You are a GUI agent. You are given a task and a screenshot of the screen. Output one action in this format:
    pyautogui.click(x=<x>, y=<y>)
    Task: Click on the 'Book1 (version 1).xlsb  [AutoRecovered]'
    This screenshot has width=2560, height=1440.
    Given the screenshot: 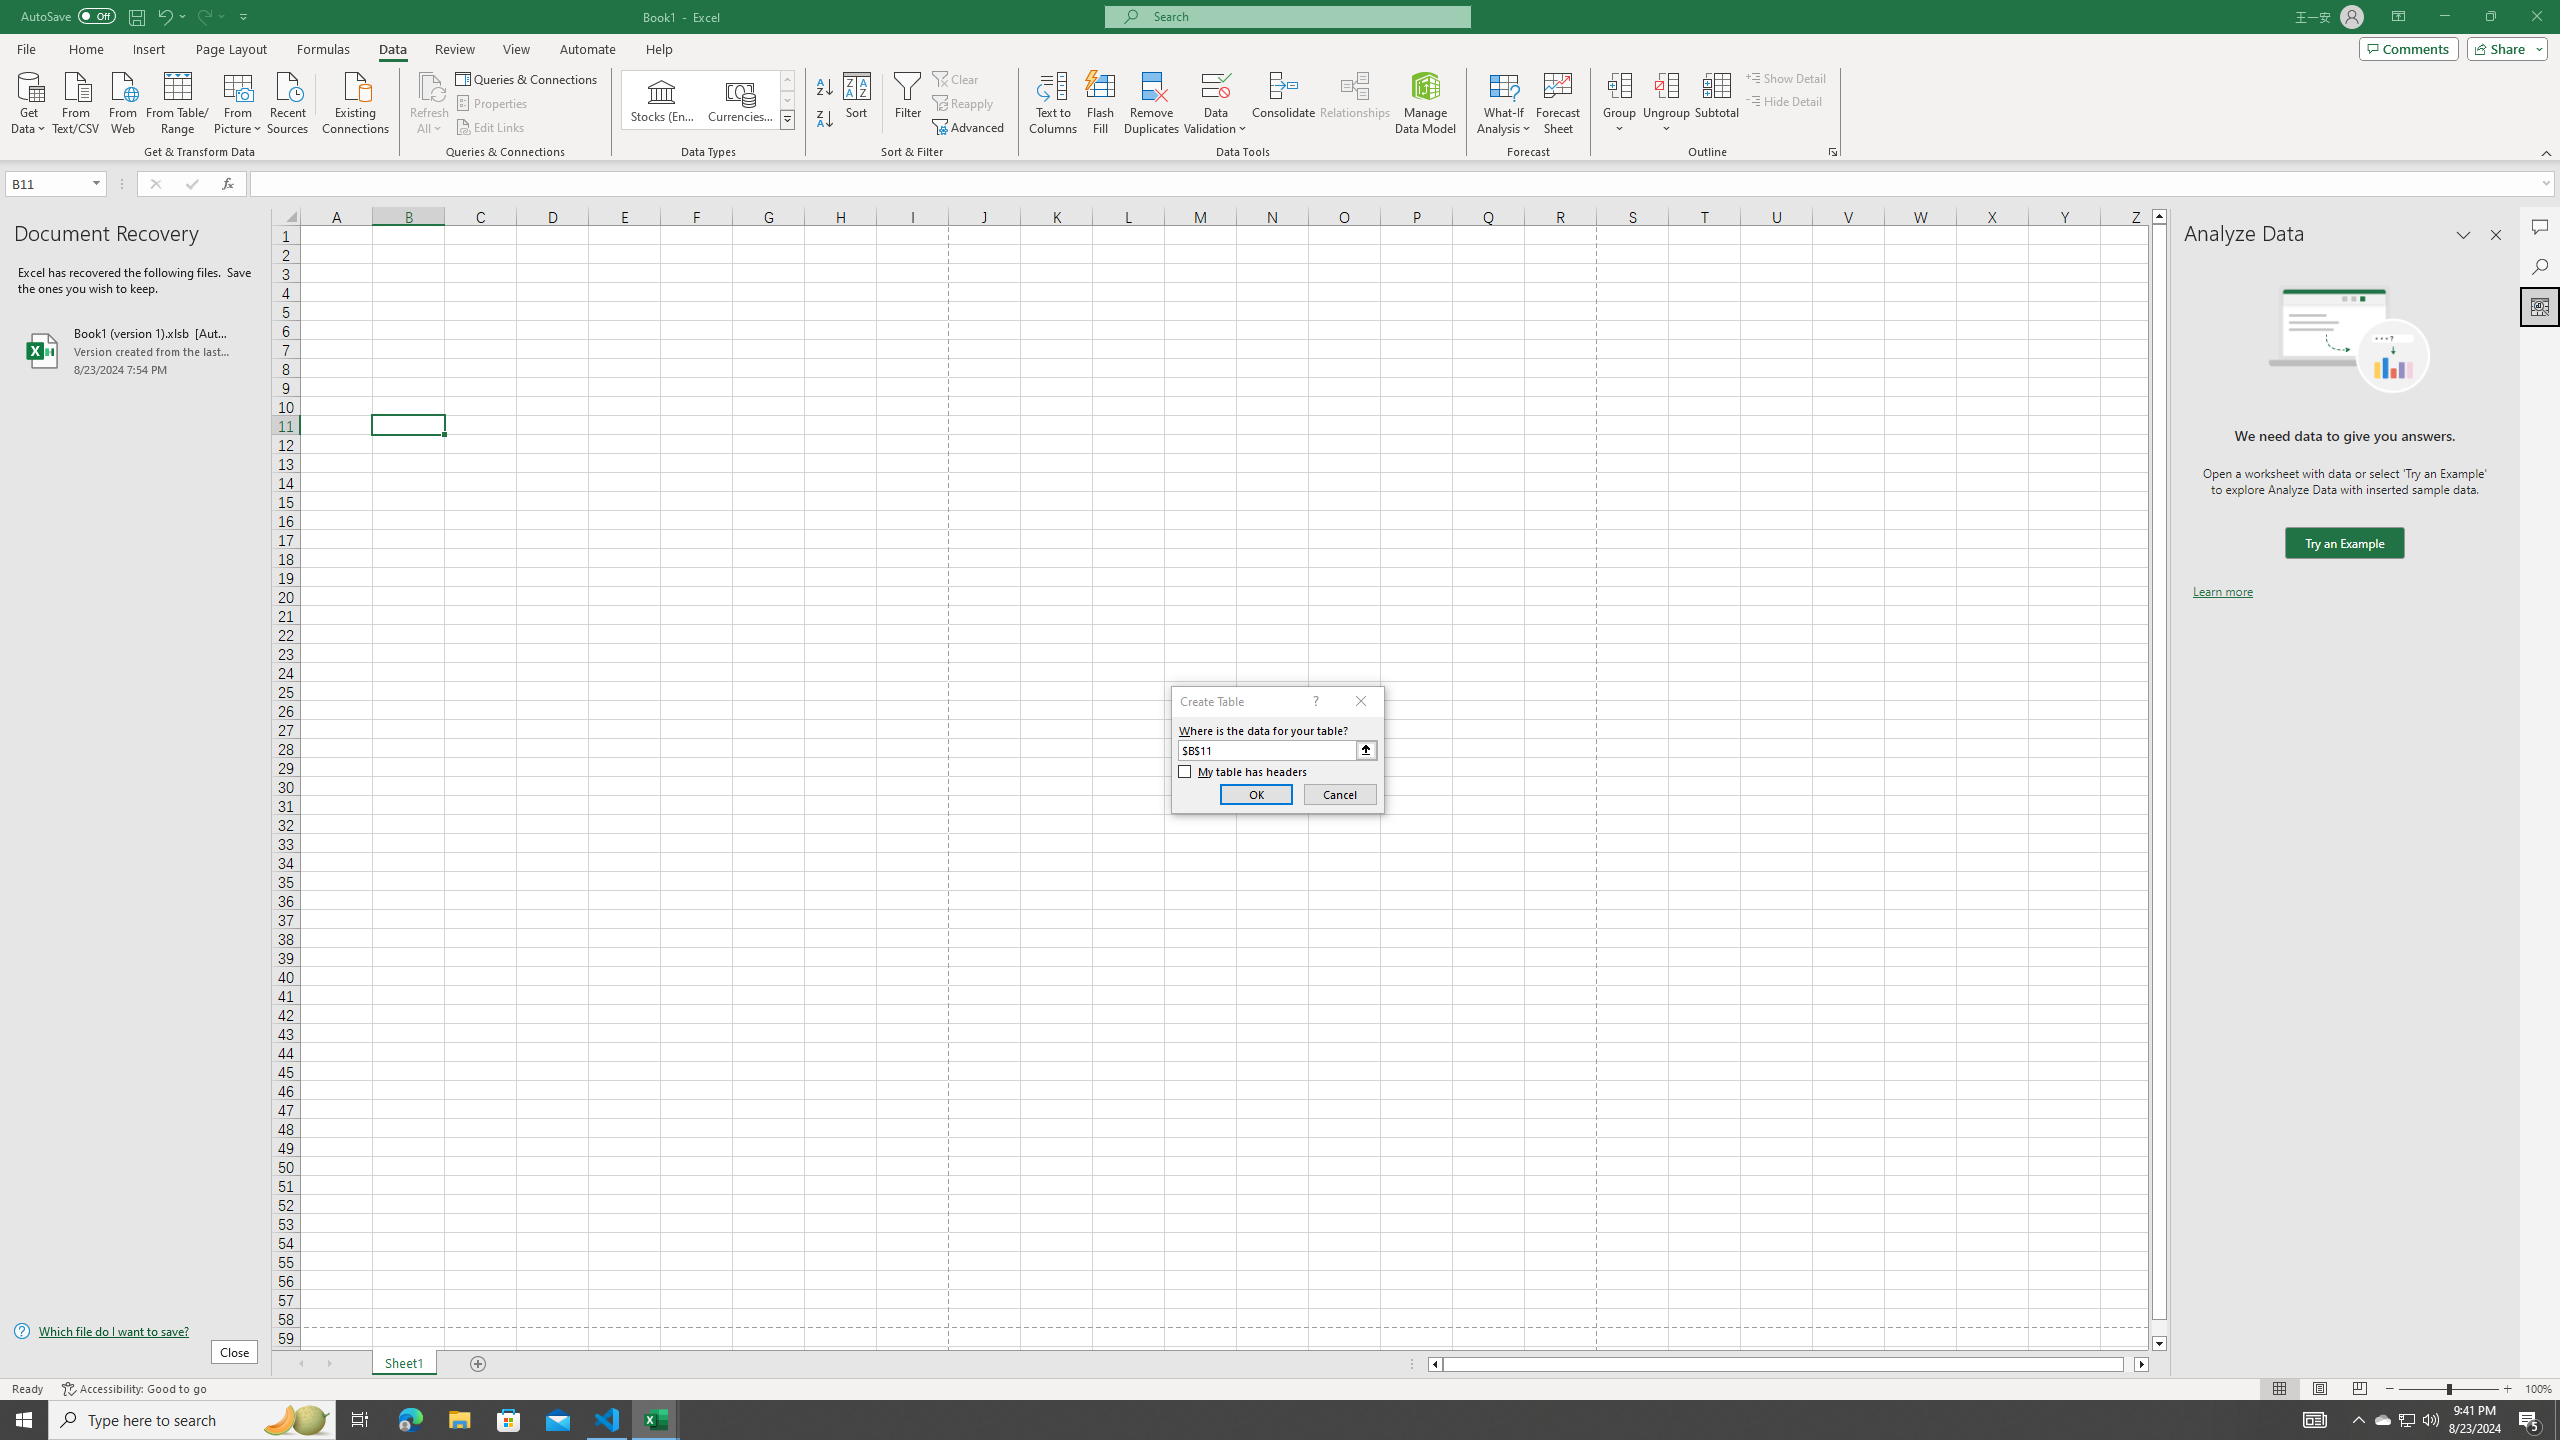 What is the action you would take?
    pyautogui.click(x=134, y=349)
    